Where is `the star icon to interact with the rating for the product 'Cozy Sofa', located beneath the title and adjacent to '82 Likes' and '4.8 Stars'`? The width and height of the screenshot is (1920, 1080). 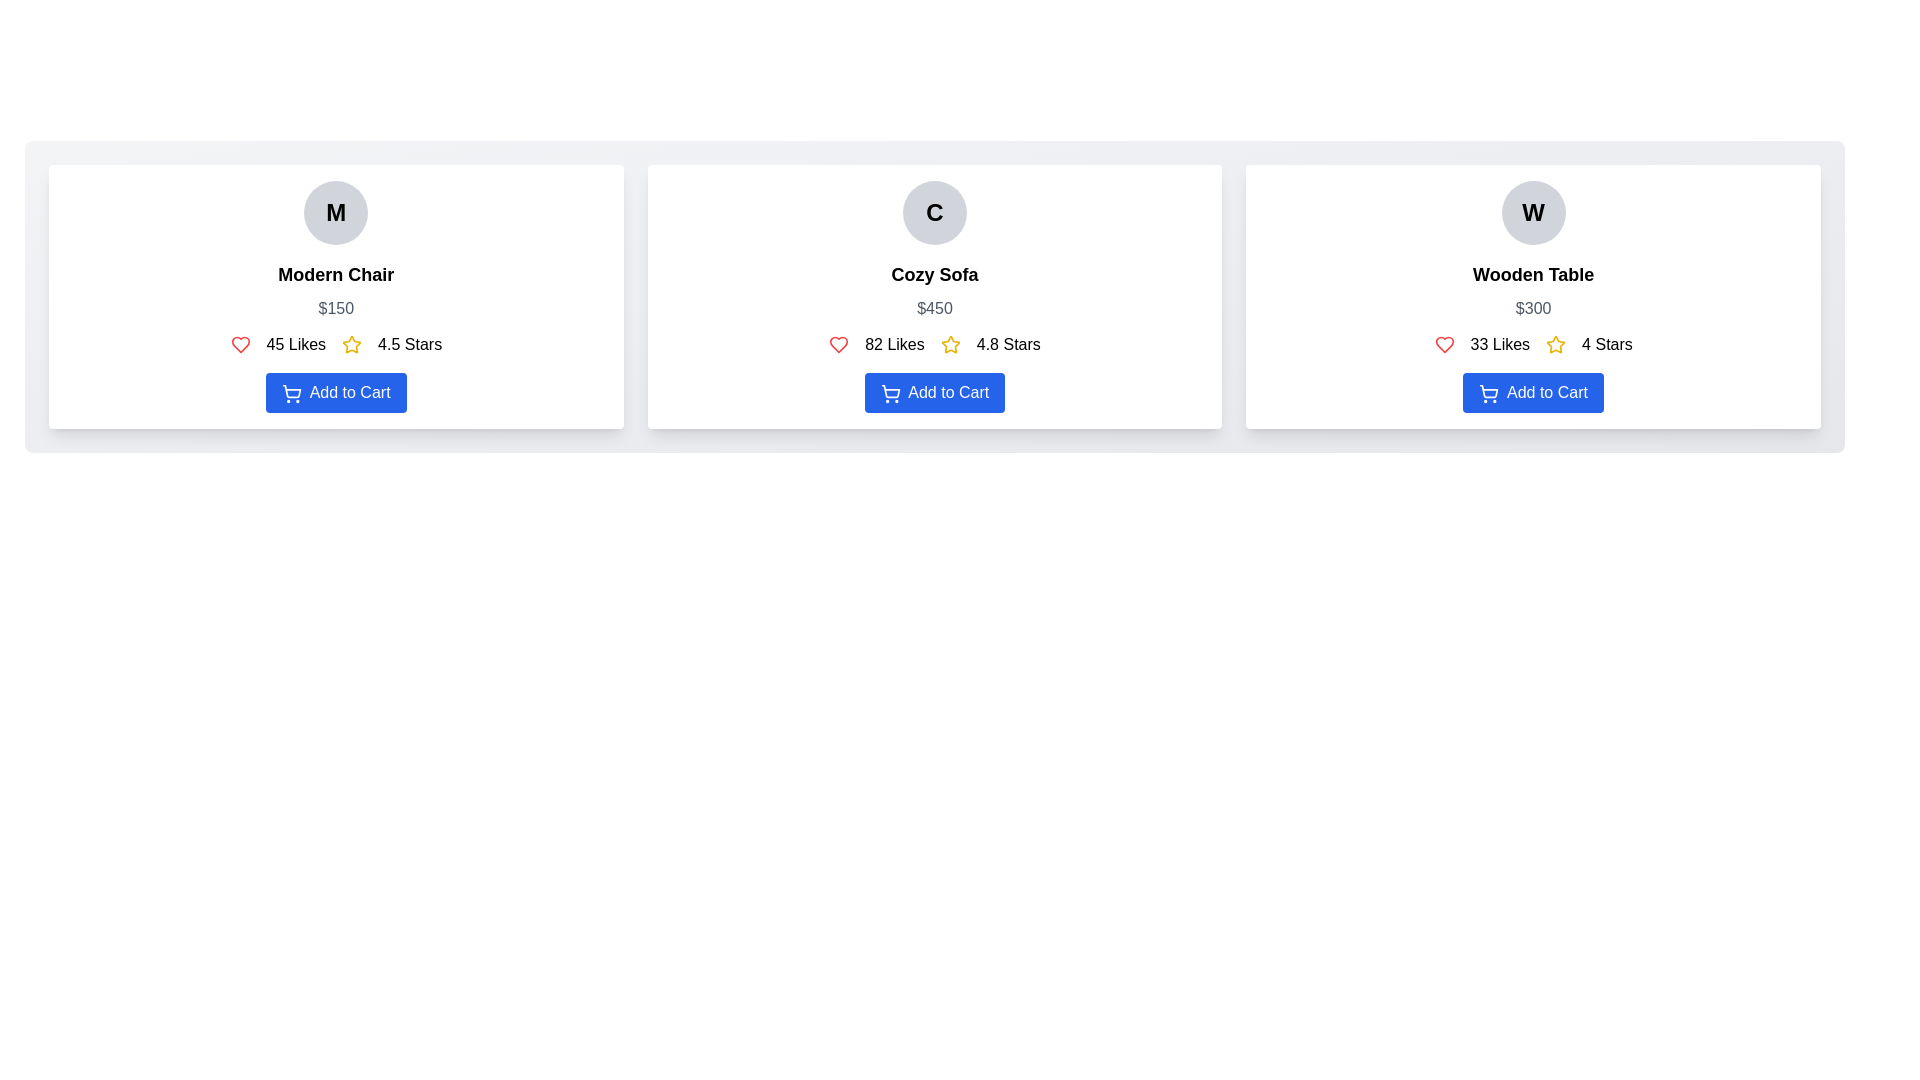
the star icon to interact with the rating for the product 'Cozy Sofa', located beneath the title and adjacent to '82 Likes' and '4.8 Stars' is located at coordinates (949, 343).